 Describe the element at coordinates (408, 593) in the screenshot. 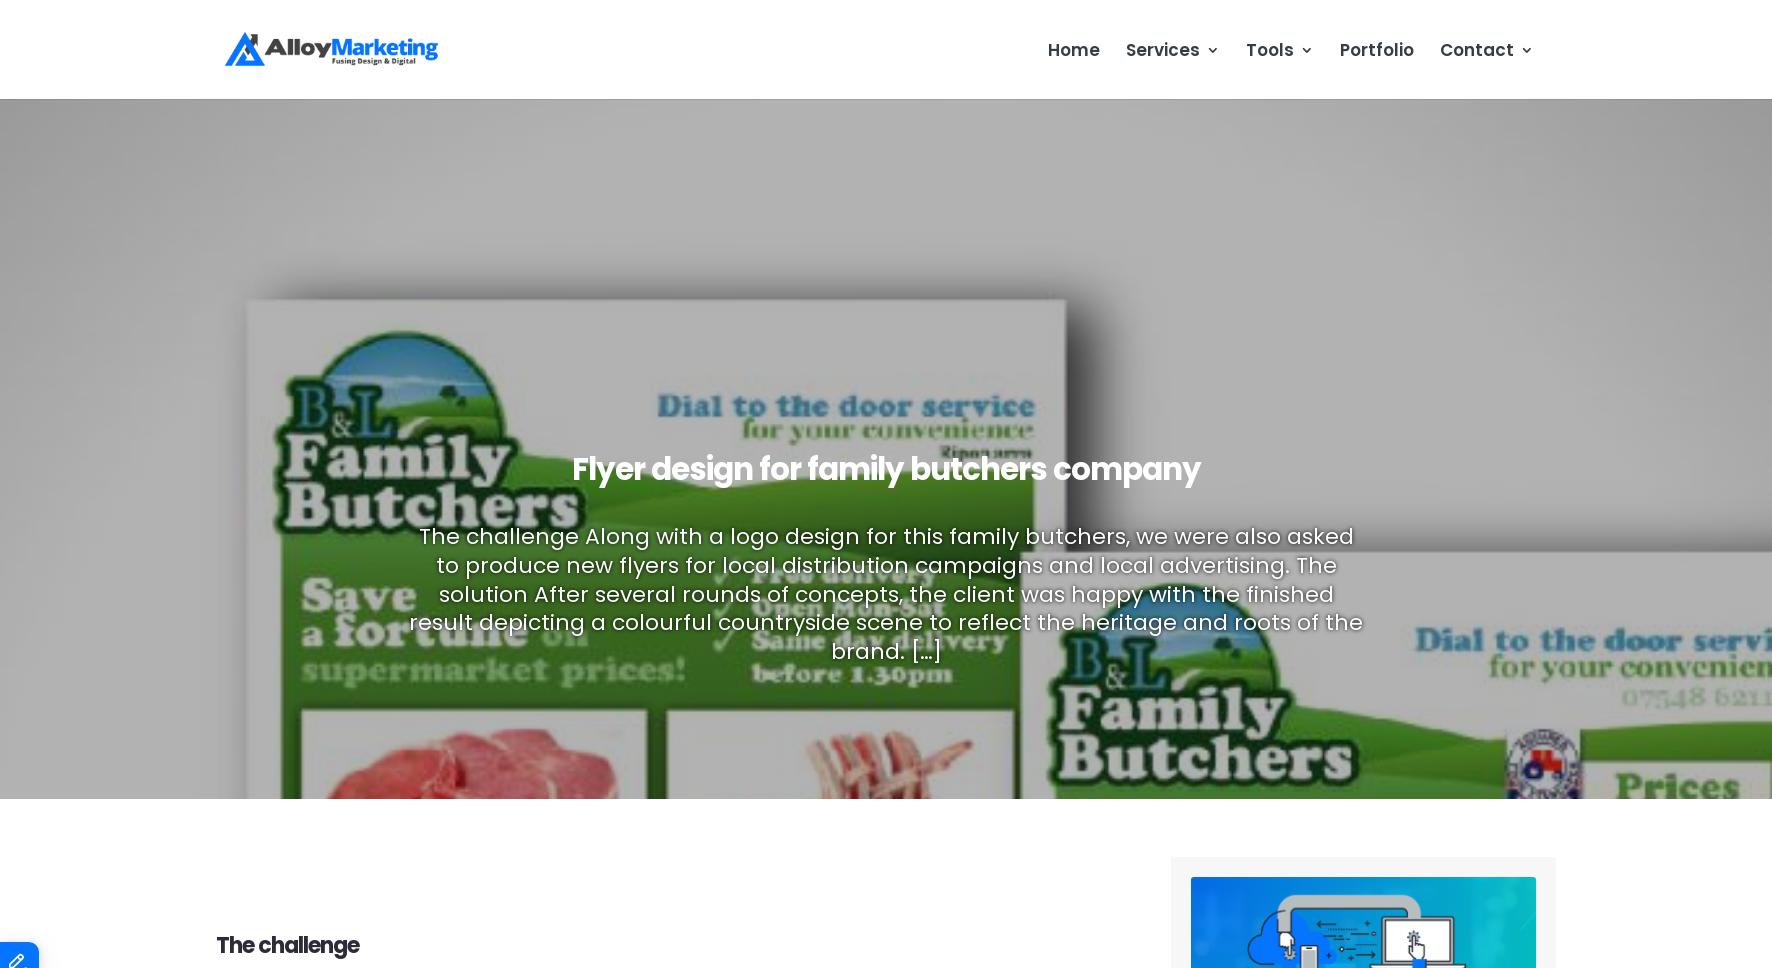

I see `'The challenge Along with a logo design for this family butchers, we were also asked to produce new flyers for local distribution campaigns and local advertising. The solution After several rounds of concepts, the client was happy with the finished result depicting a colourful countryside scene to reflect the heritage and roots of the brand. […]'` at that location.